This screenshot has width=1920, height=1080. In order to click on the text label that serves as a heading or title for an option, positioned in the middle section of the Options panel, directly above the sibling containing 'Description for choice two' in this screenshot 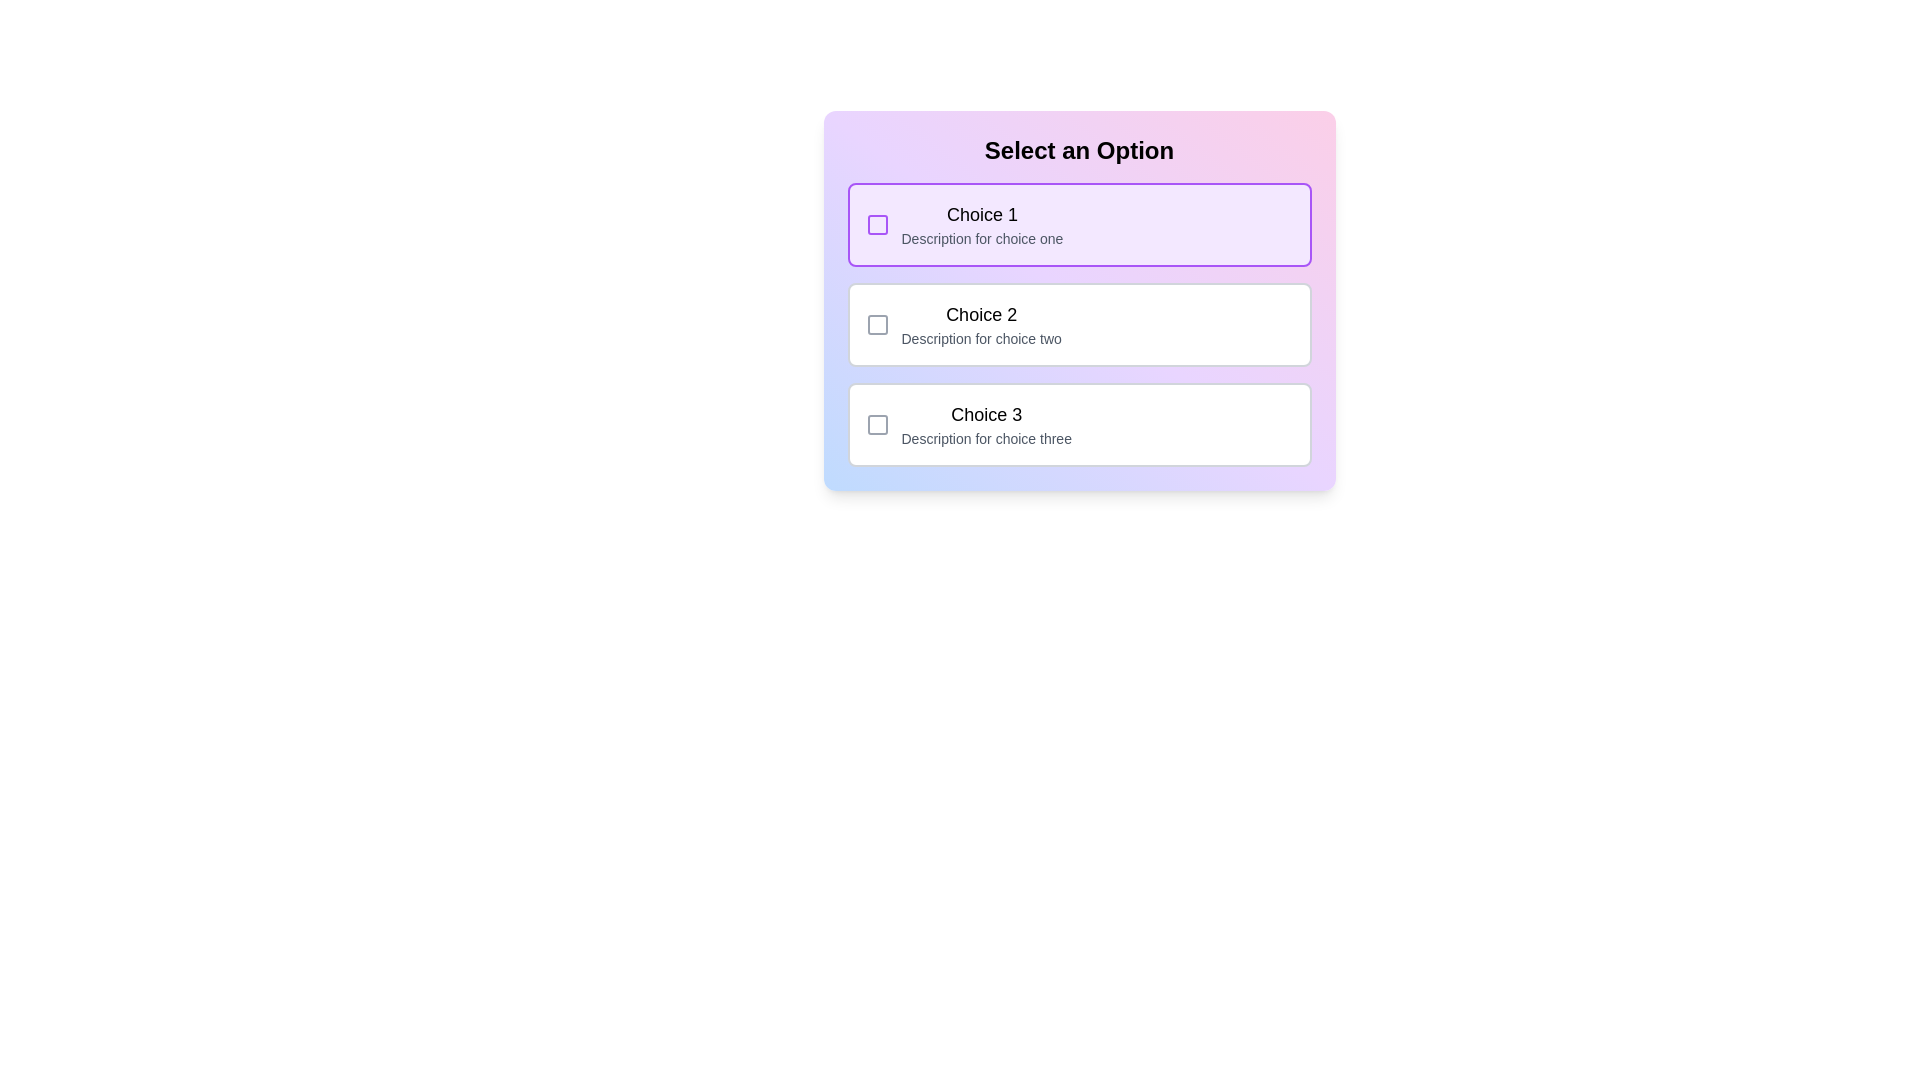, I will do `click(981, 315)`.